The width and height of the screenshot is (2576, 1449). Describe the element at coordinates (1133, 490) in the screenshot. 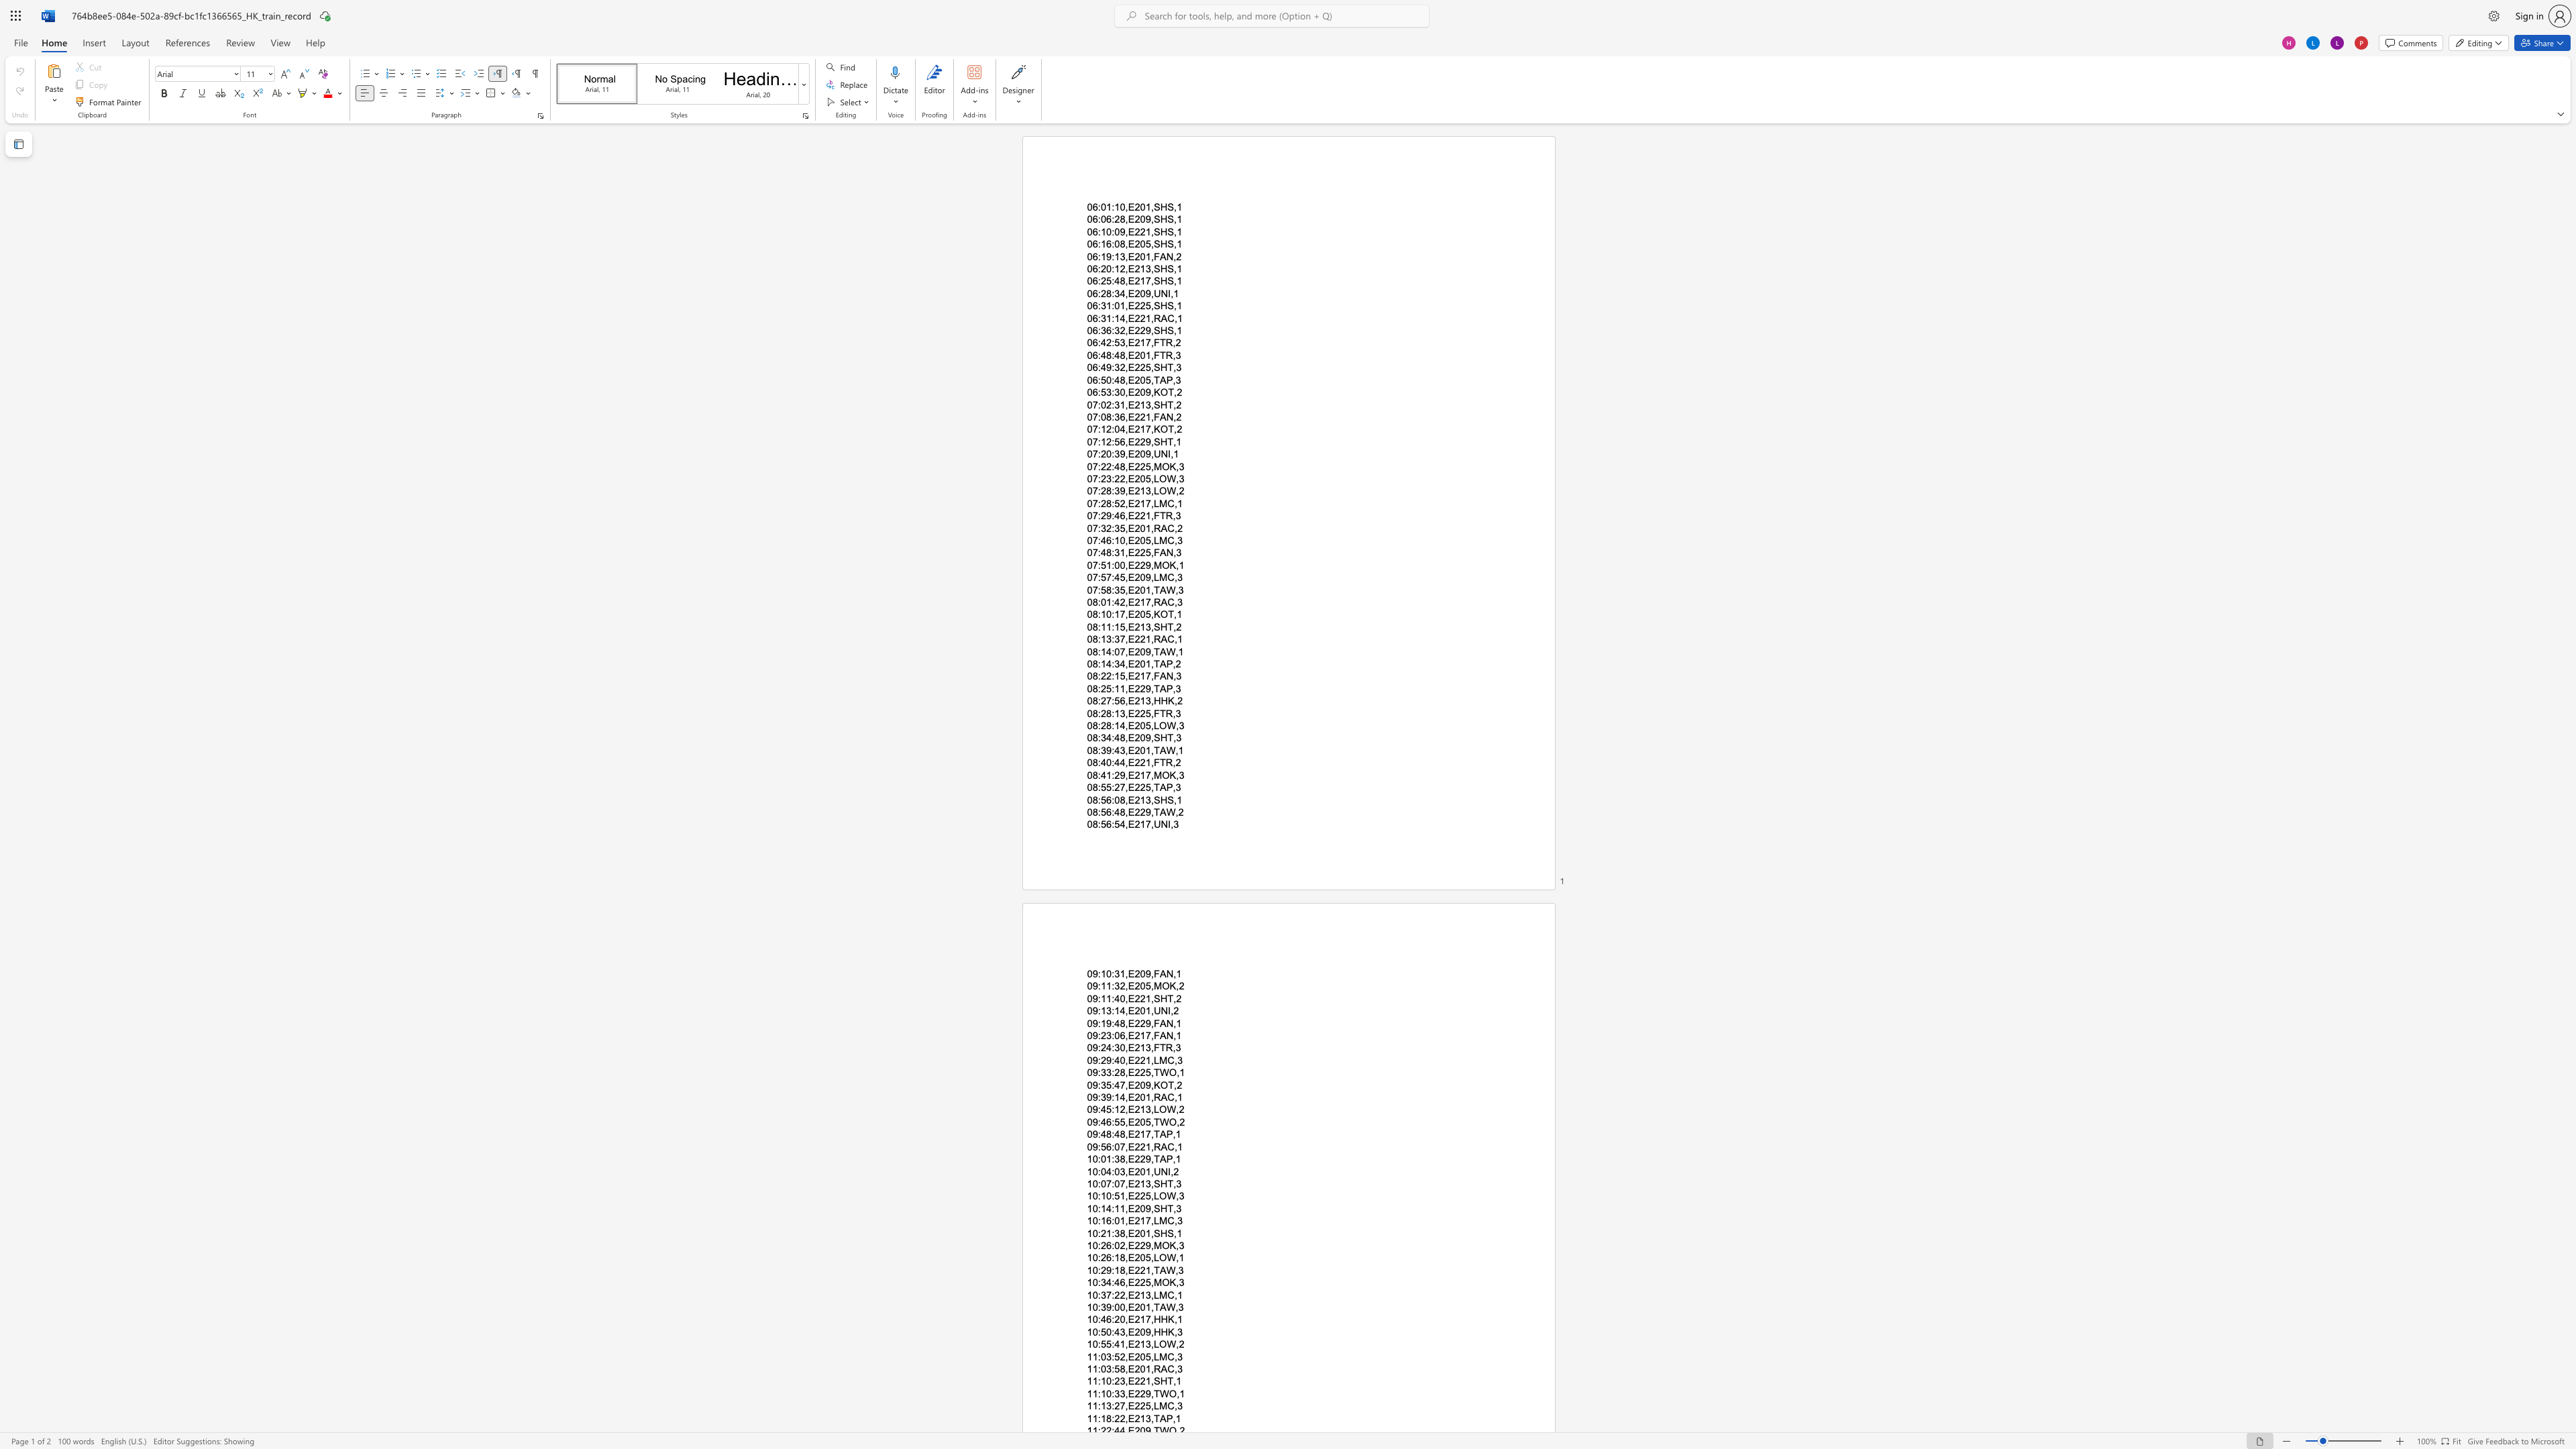

I see `the subset text "213,LOW,2" within the text "07:28:39,E213,LOW,2"` at that location.